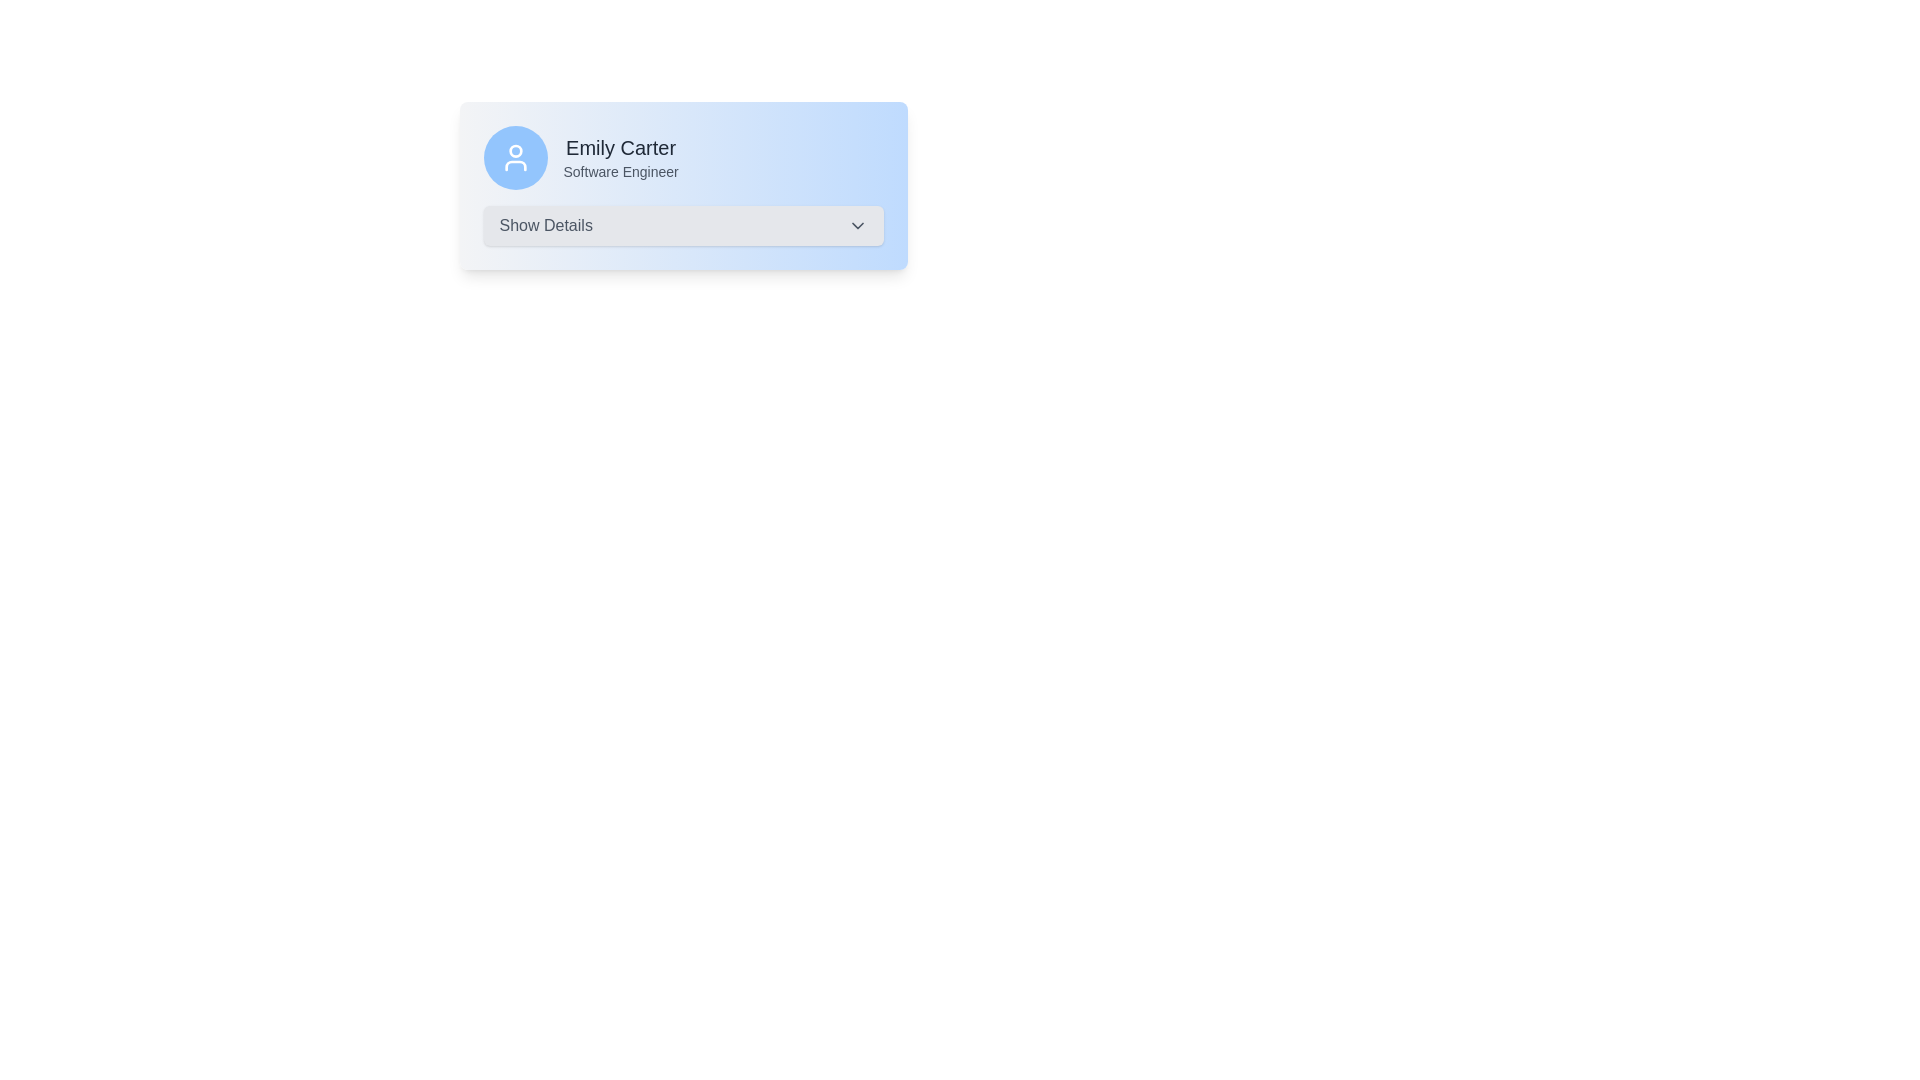  I want to click on the 'Emily Carter' text label, which is styled in dark gray and positioned at the top right of a profile card layout, so click(620, 146).